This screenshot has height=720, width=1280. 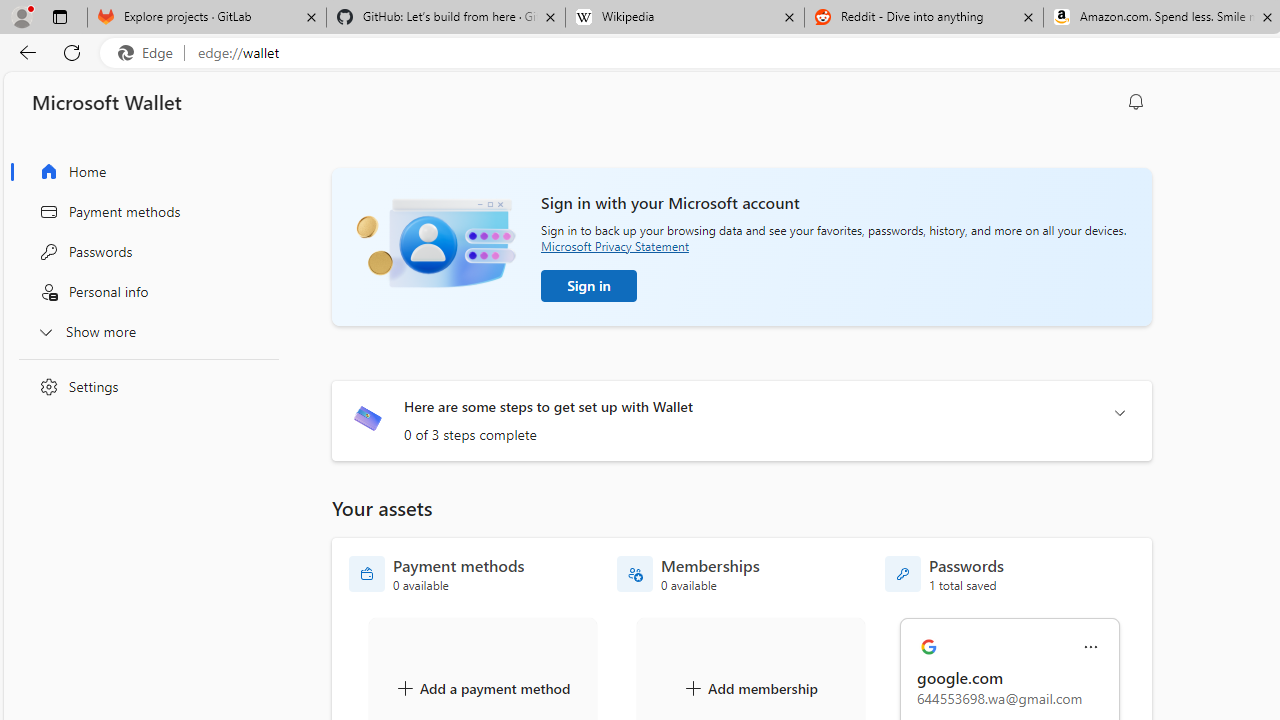 I want to click on 'Sign in', so click(x=588, y=285).